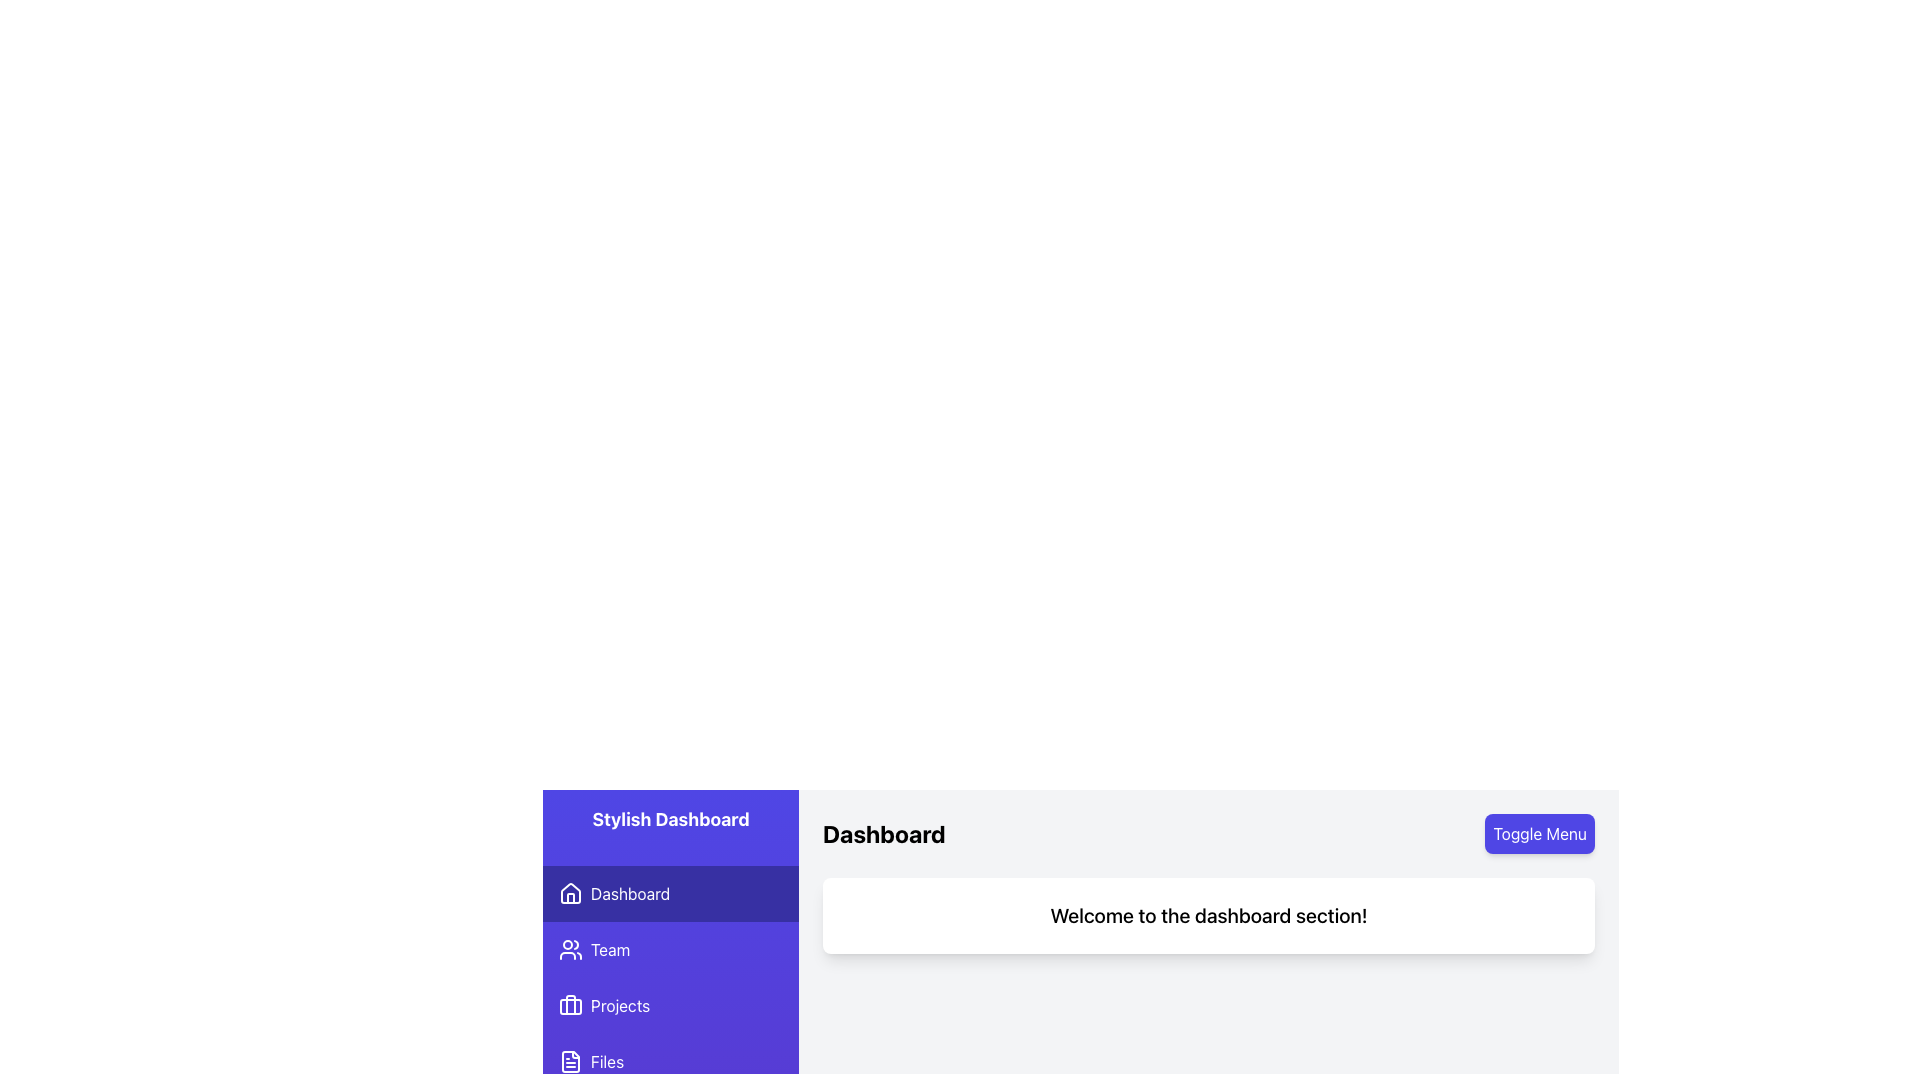  What do you see at coordinates (570, 1006) in the screenshot?
I see `the Decorative Icon that serves as a visual indicator for the 'Projects' menu item in the sidebar` at bounding box center [570, 1006].